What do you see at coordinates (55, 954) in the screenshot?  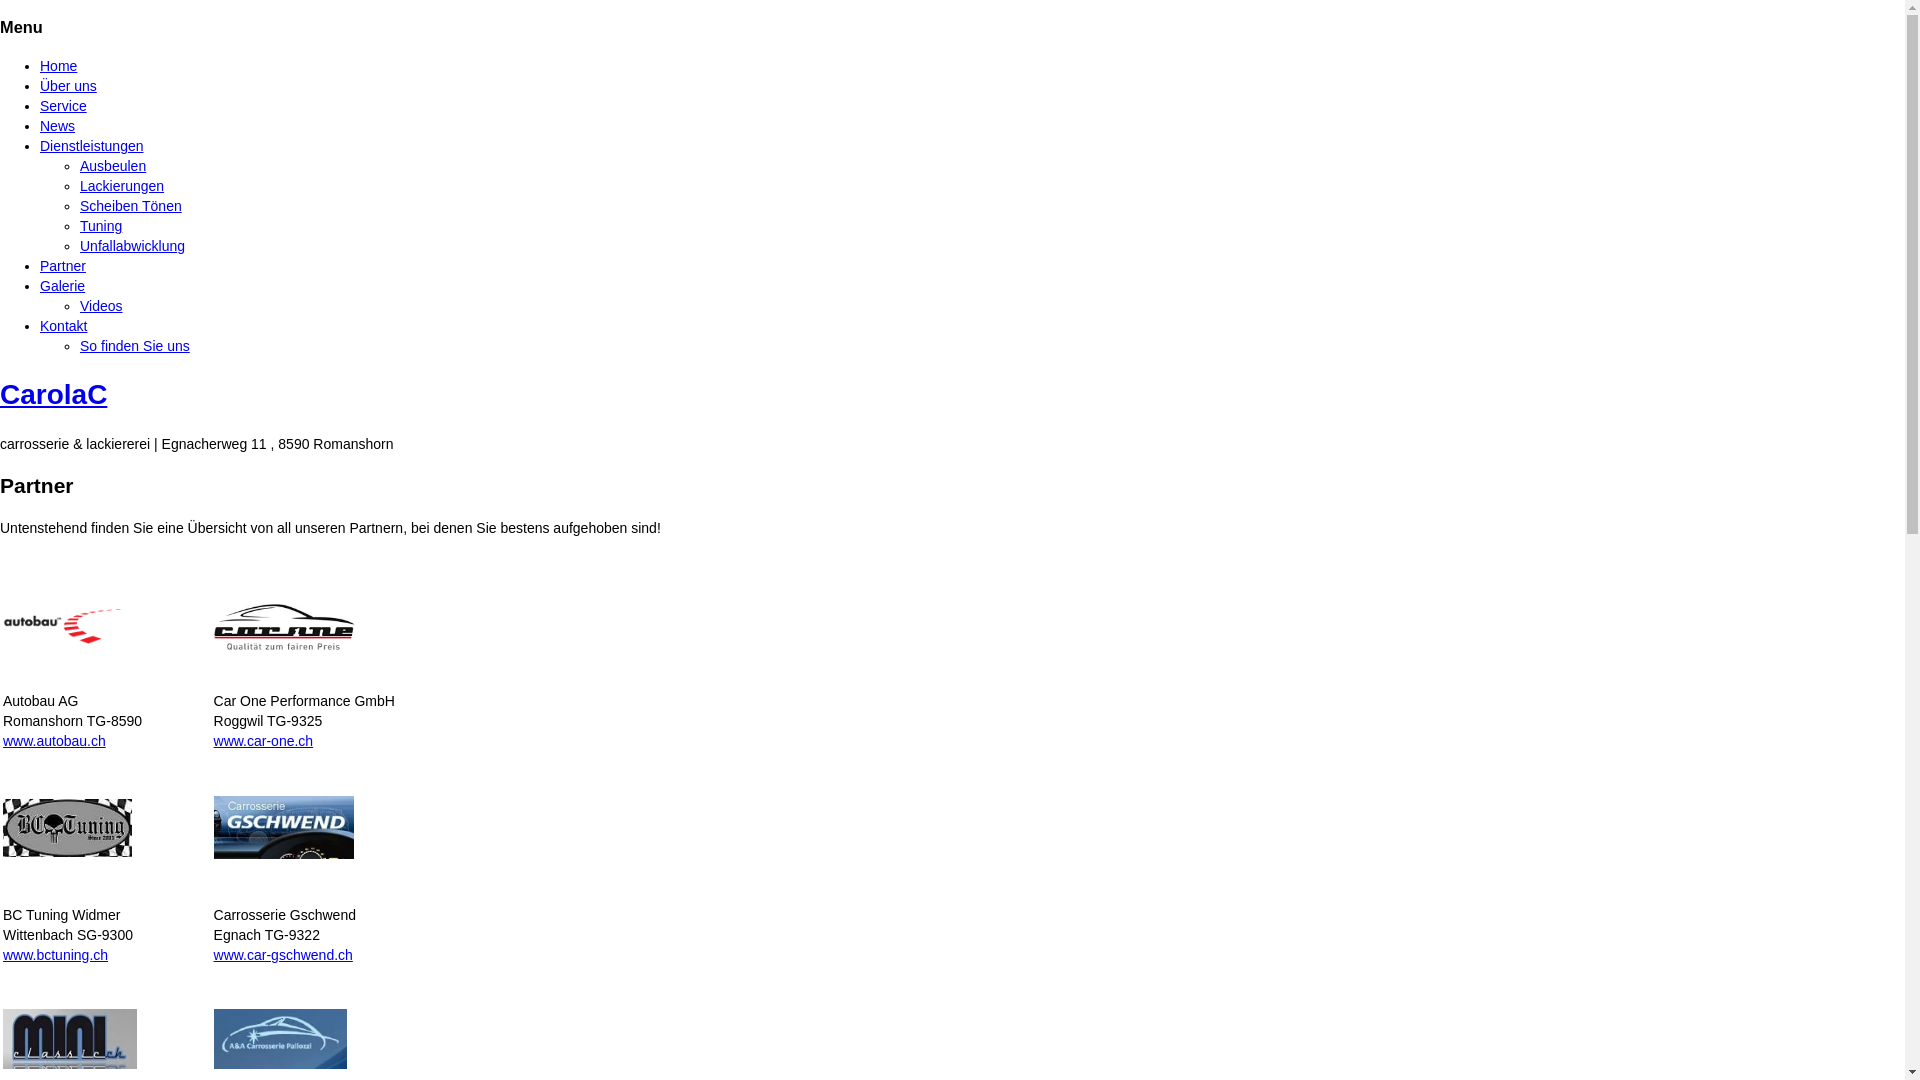 I see `'www.bctuning.ch'` at bounding box center [55, 954].